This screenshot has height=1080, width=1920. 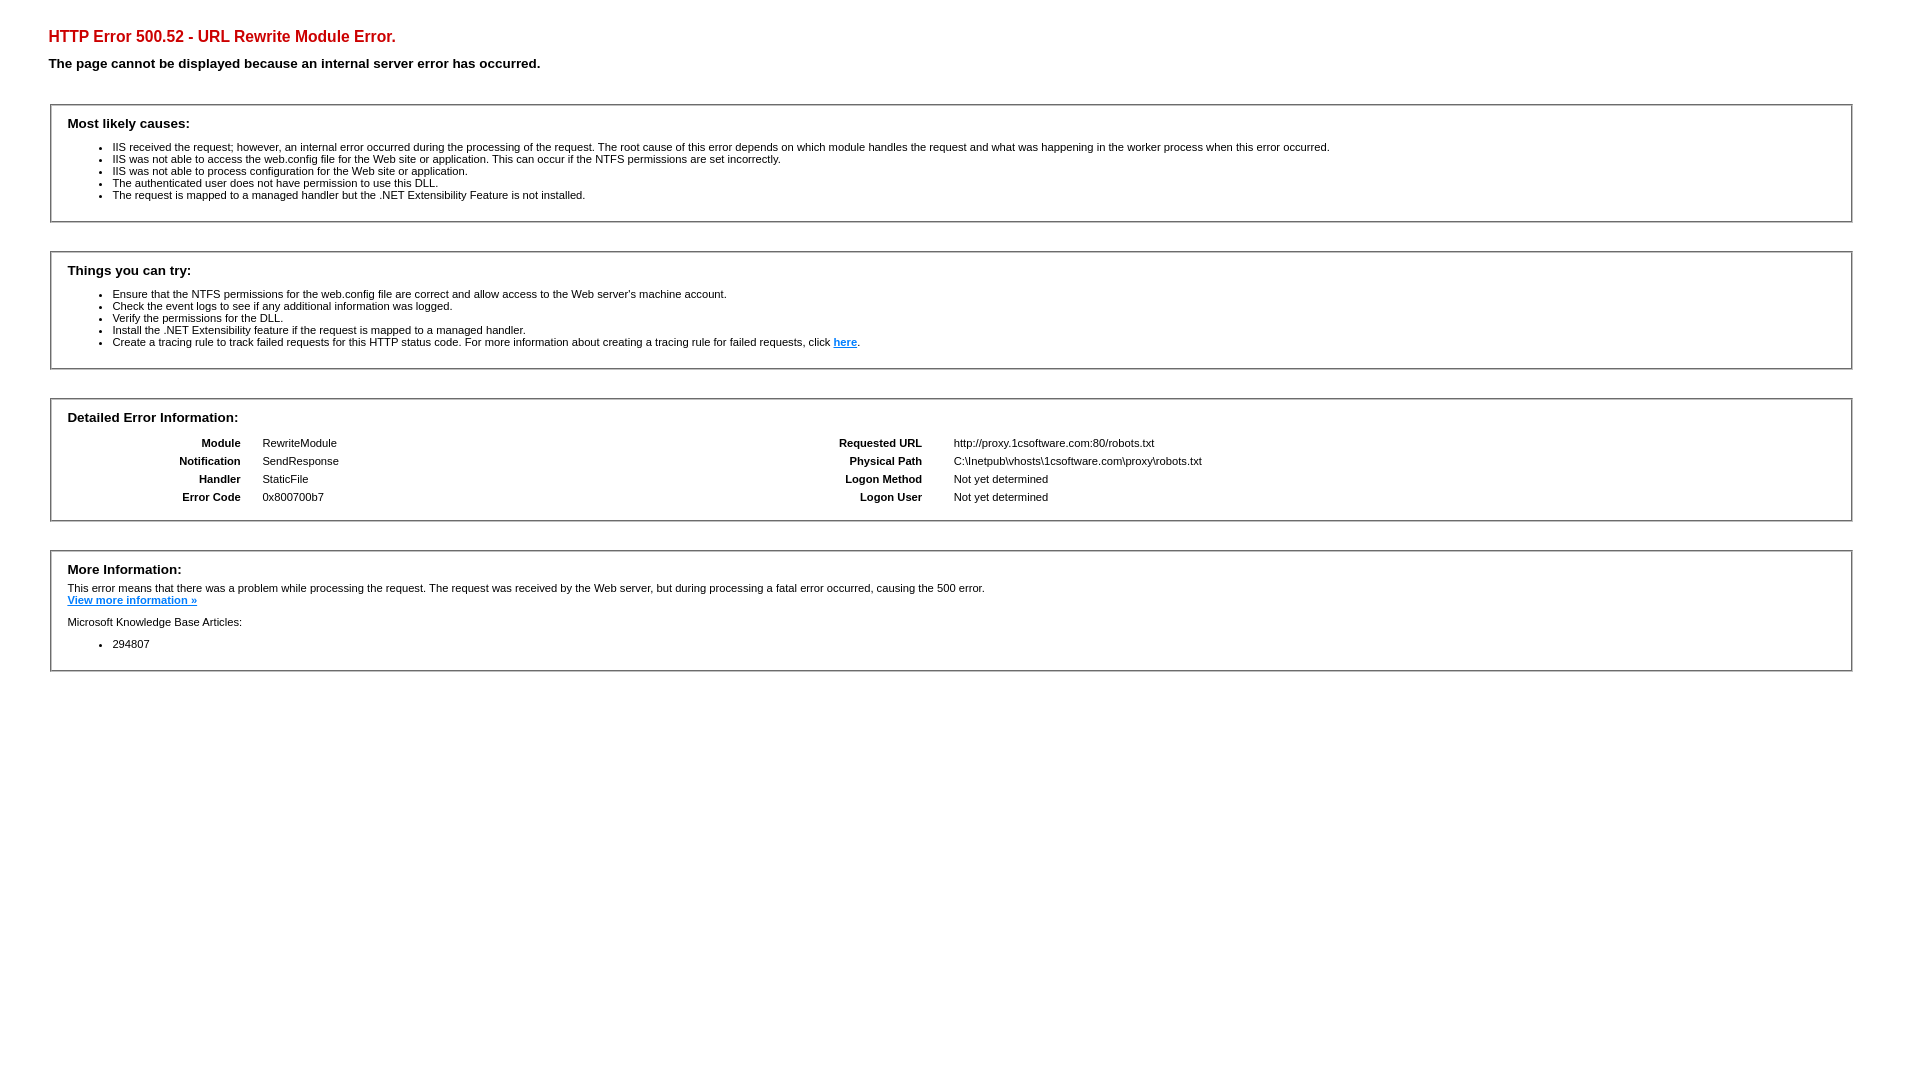 I want to click on 'here', so click(x=844, y=341).